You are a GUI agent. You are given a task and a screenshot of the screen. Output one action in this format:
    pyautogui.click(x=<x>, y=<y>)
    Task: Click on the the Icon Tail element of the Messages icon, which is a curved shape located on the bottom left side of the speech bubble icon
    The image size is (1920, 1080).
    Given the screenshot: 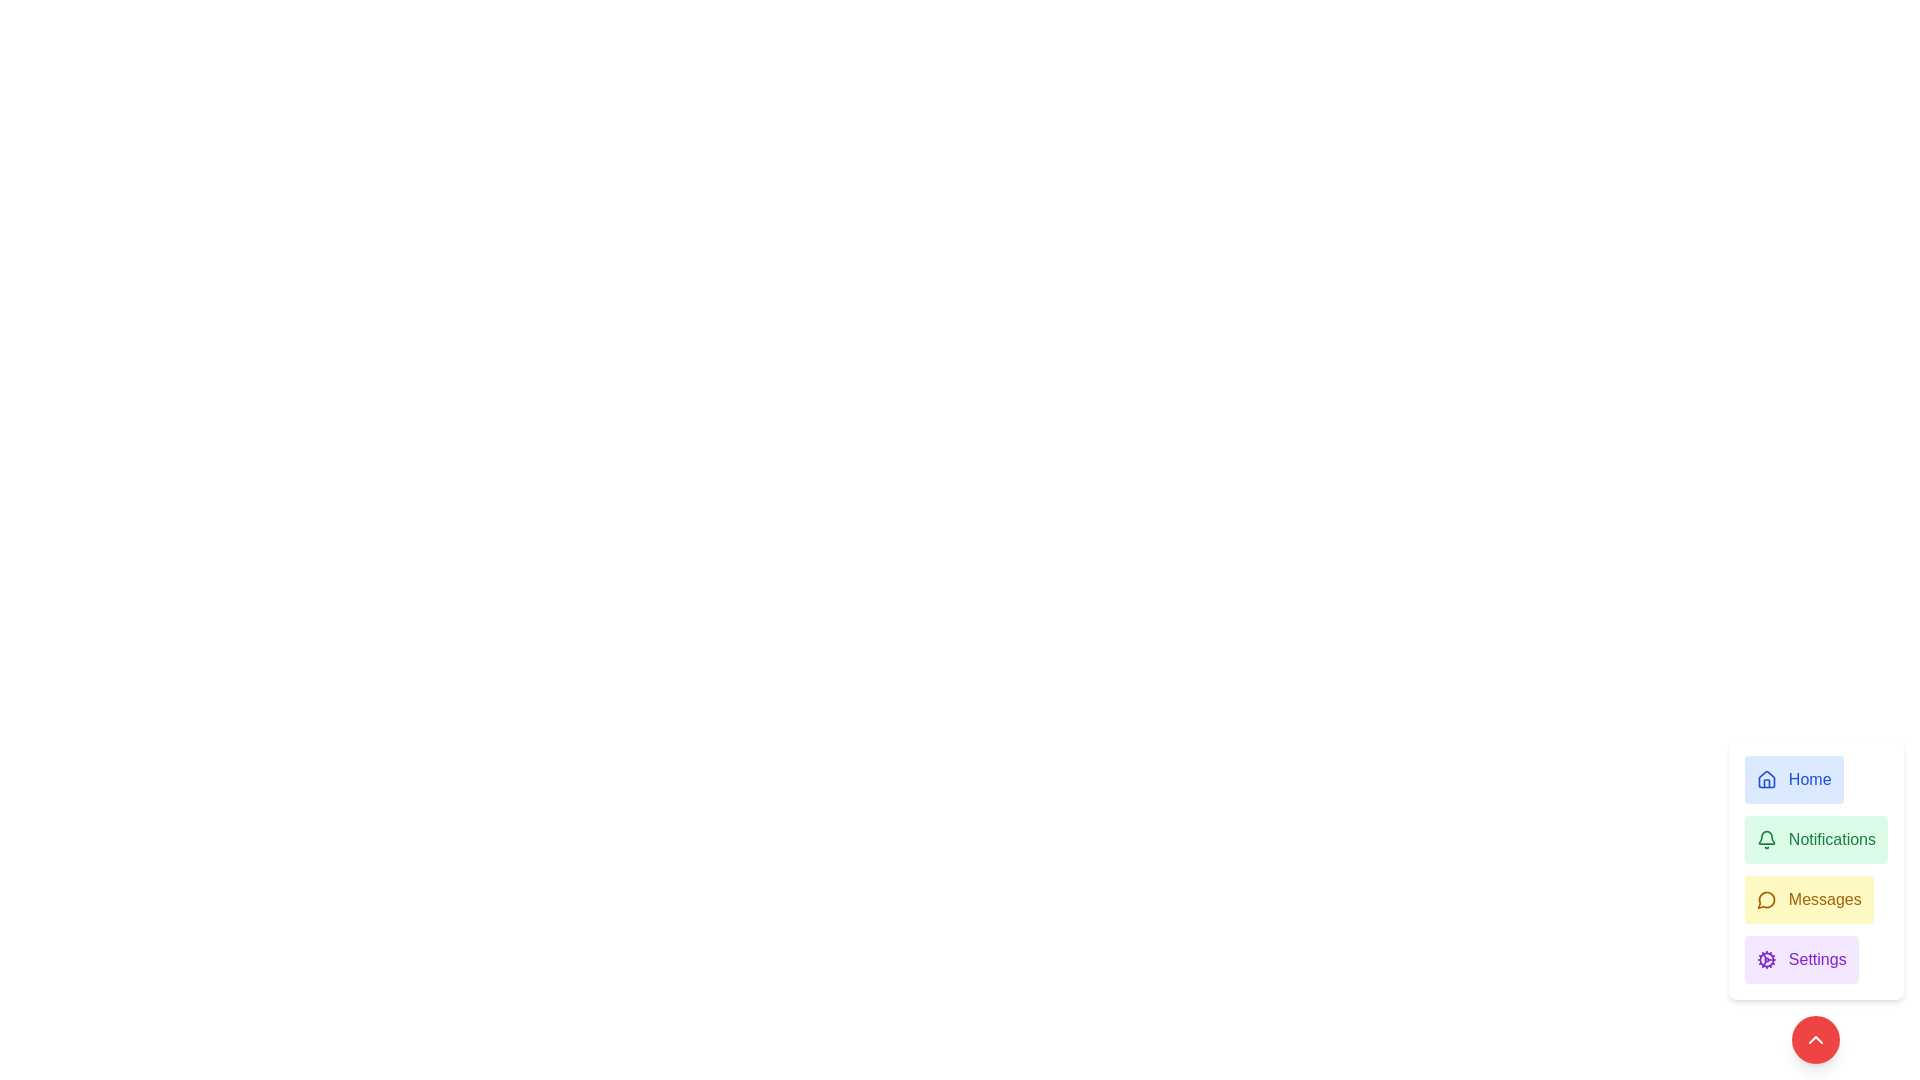 What is the action you would take?
    pyautogui.click(x=1766, y=900)
    